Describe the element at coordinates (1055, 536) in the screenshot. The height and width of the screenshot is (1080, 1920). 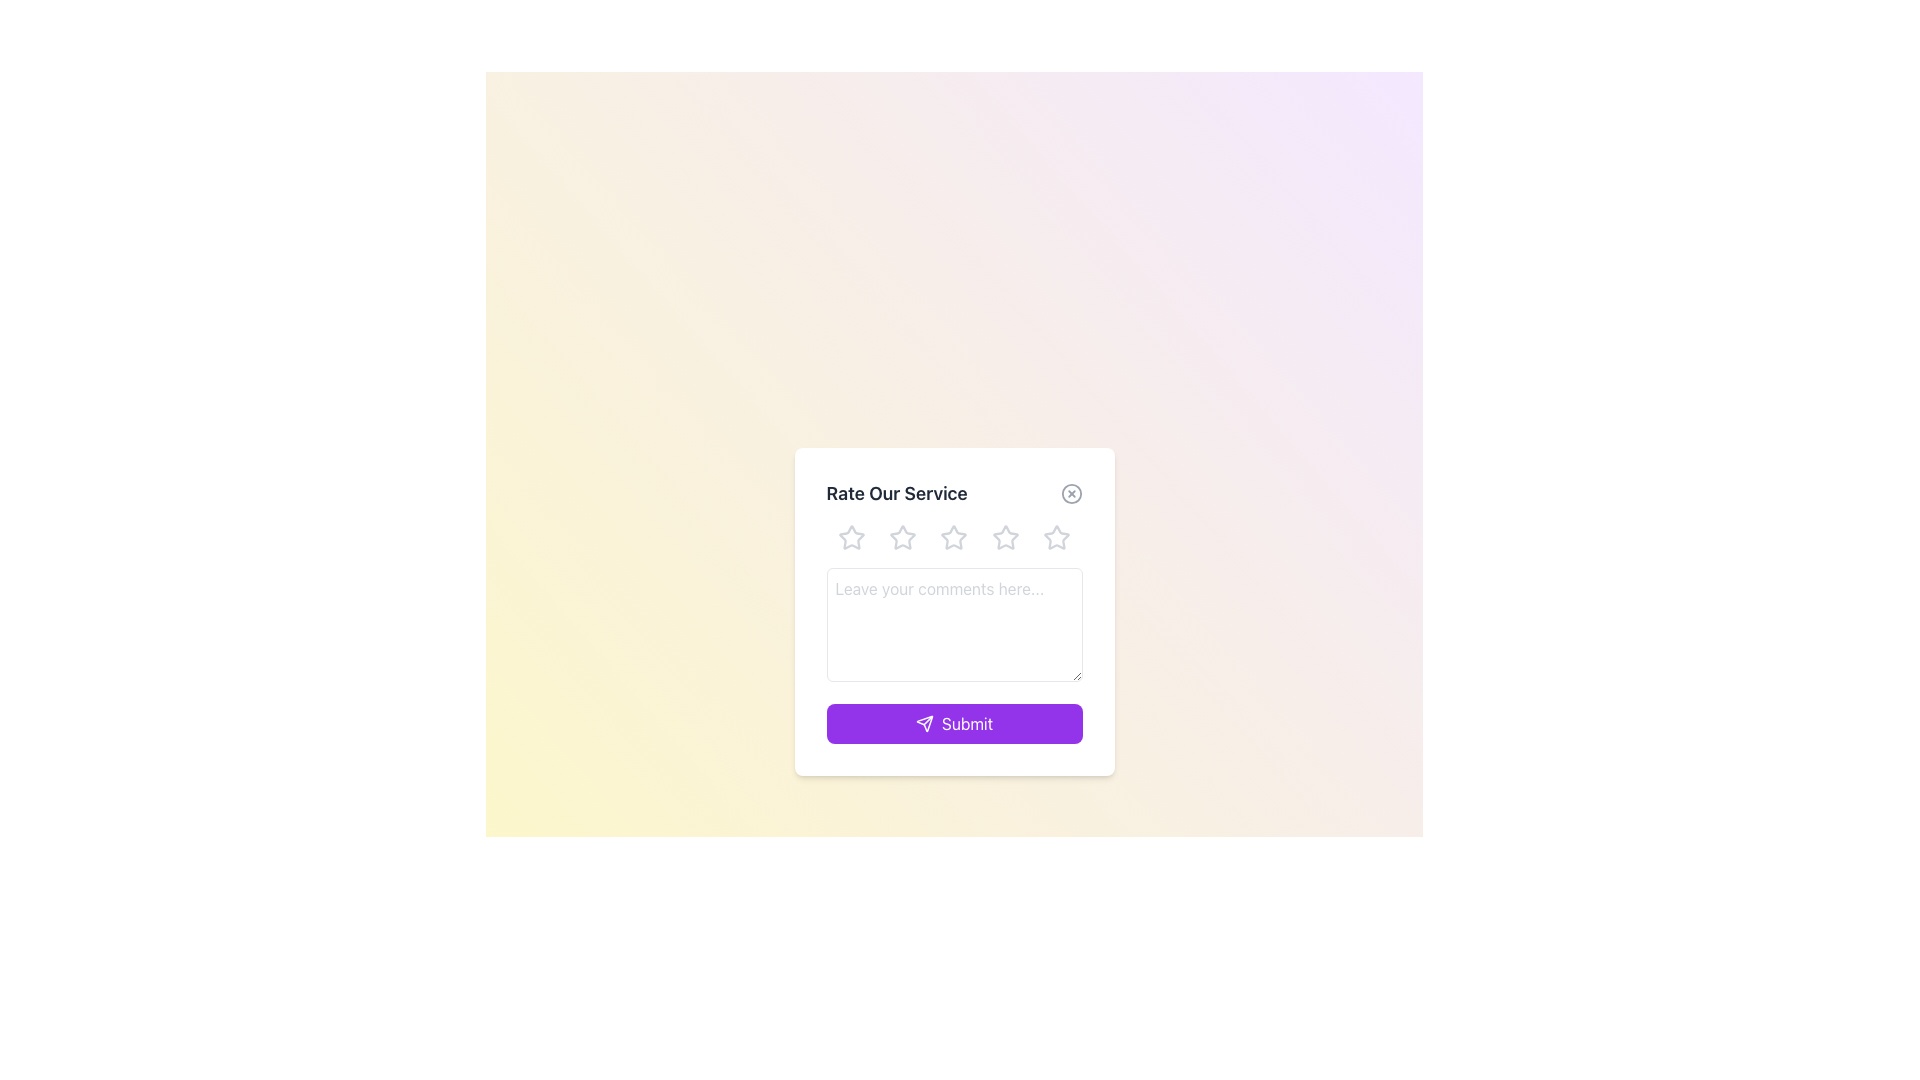
I see `the fifth star button in the feedback form popup` at that location.